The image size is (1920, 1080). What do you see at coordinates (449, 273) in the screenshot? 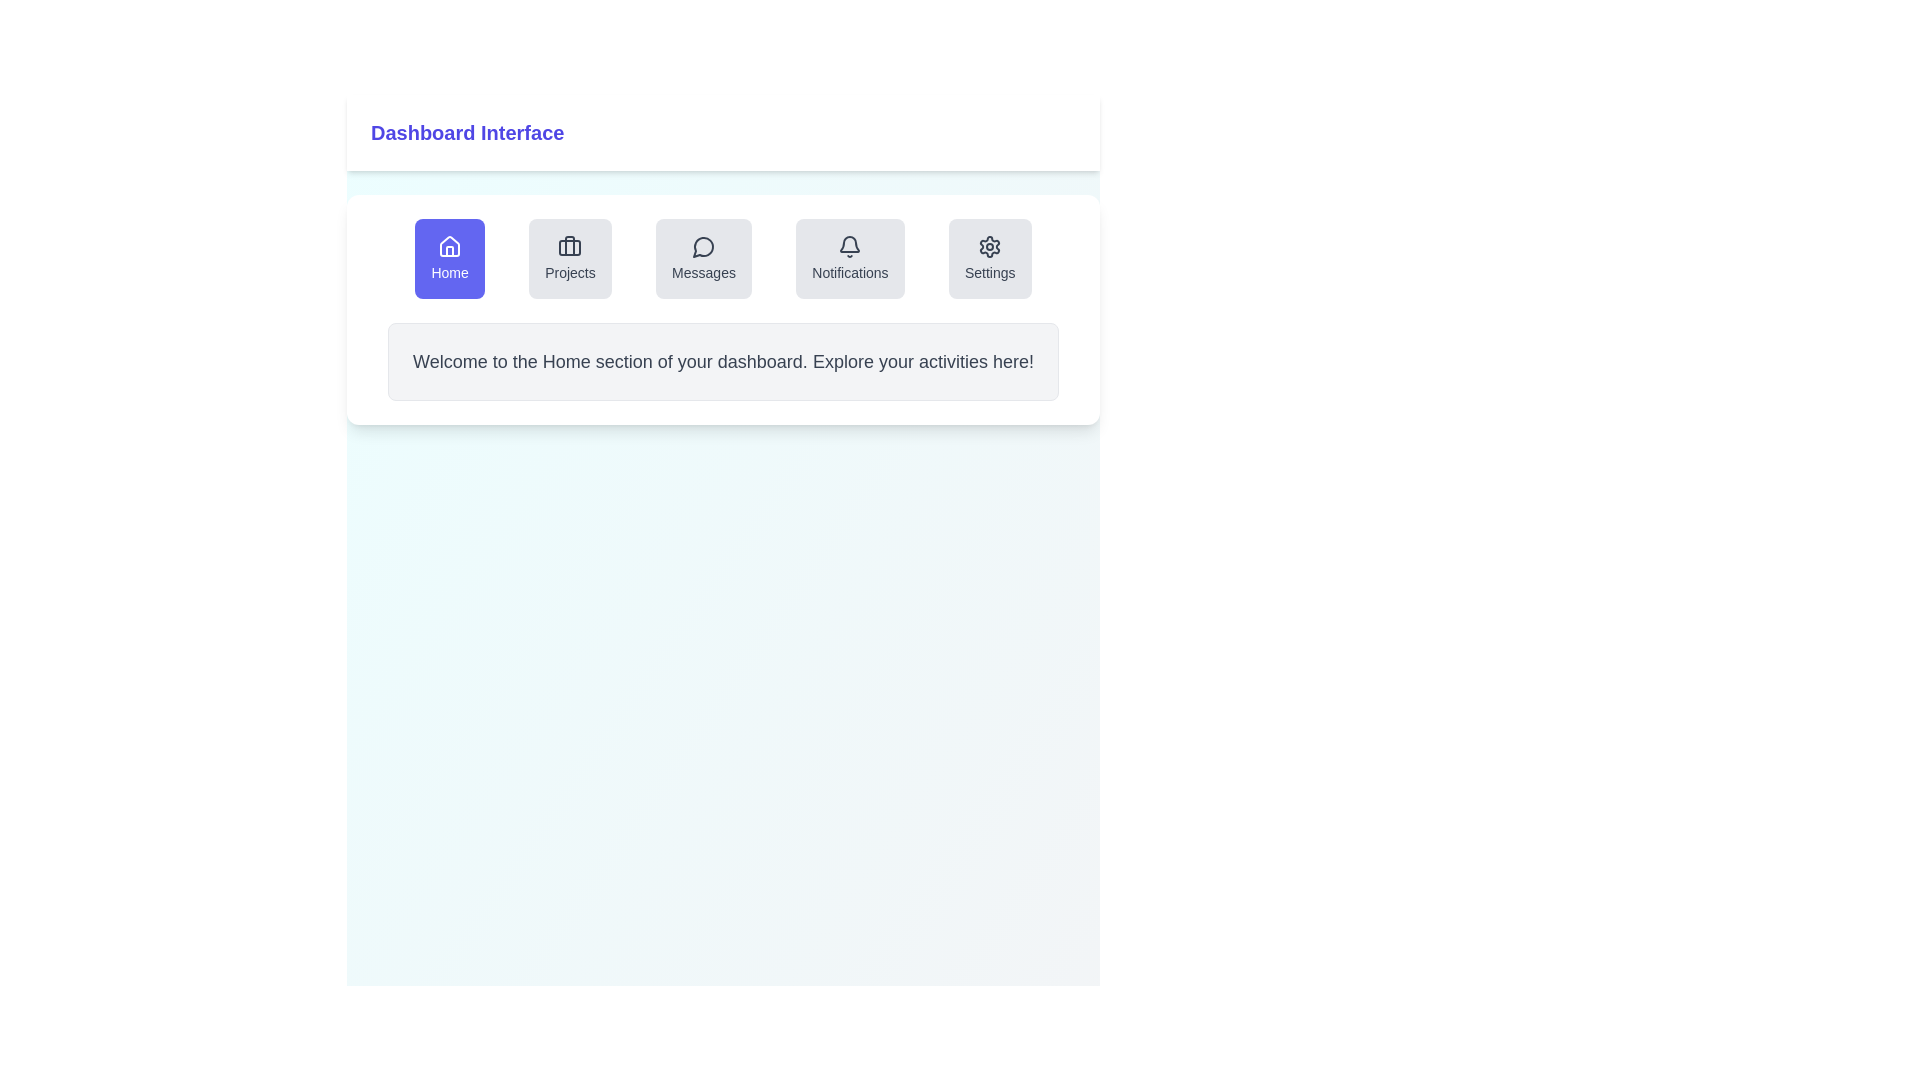
I see `the 'Home' text label located within the navigation button, which has a purple background and rounded corners, positioned in the top-left corner of the button grid` at bounding box center [449, 273].